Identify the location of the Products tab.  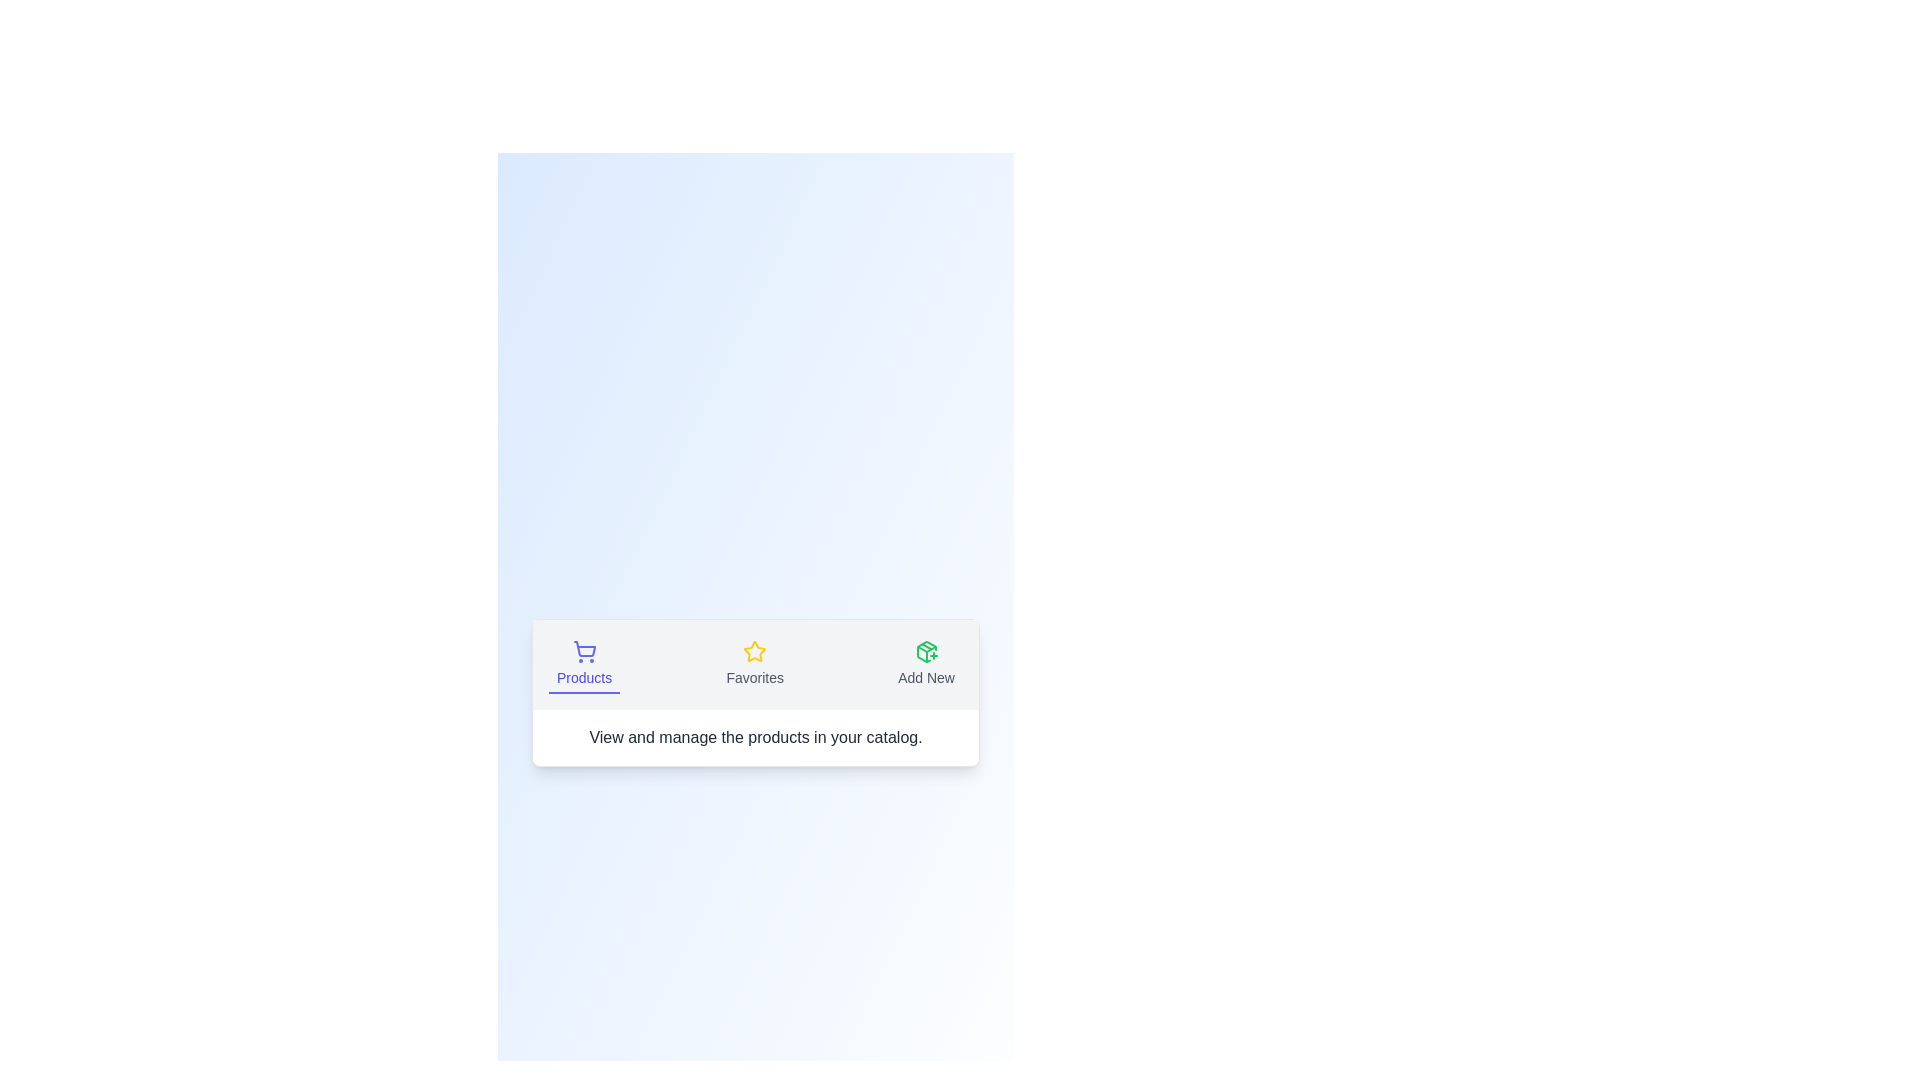
(583, 664).